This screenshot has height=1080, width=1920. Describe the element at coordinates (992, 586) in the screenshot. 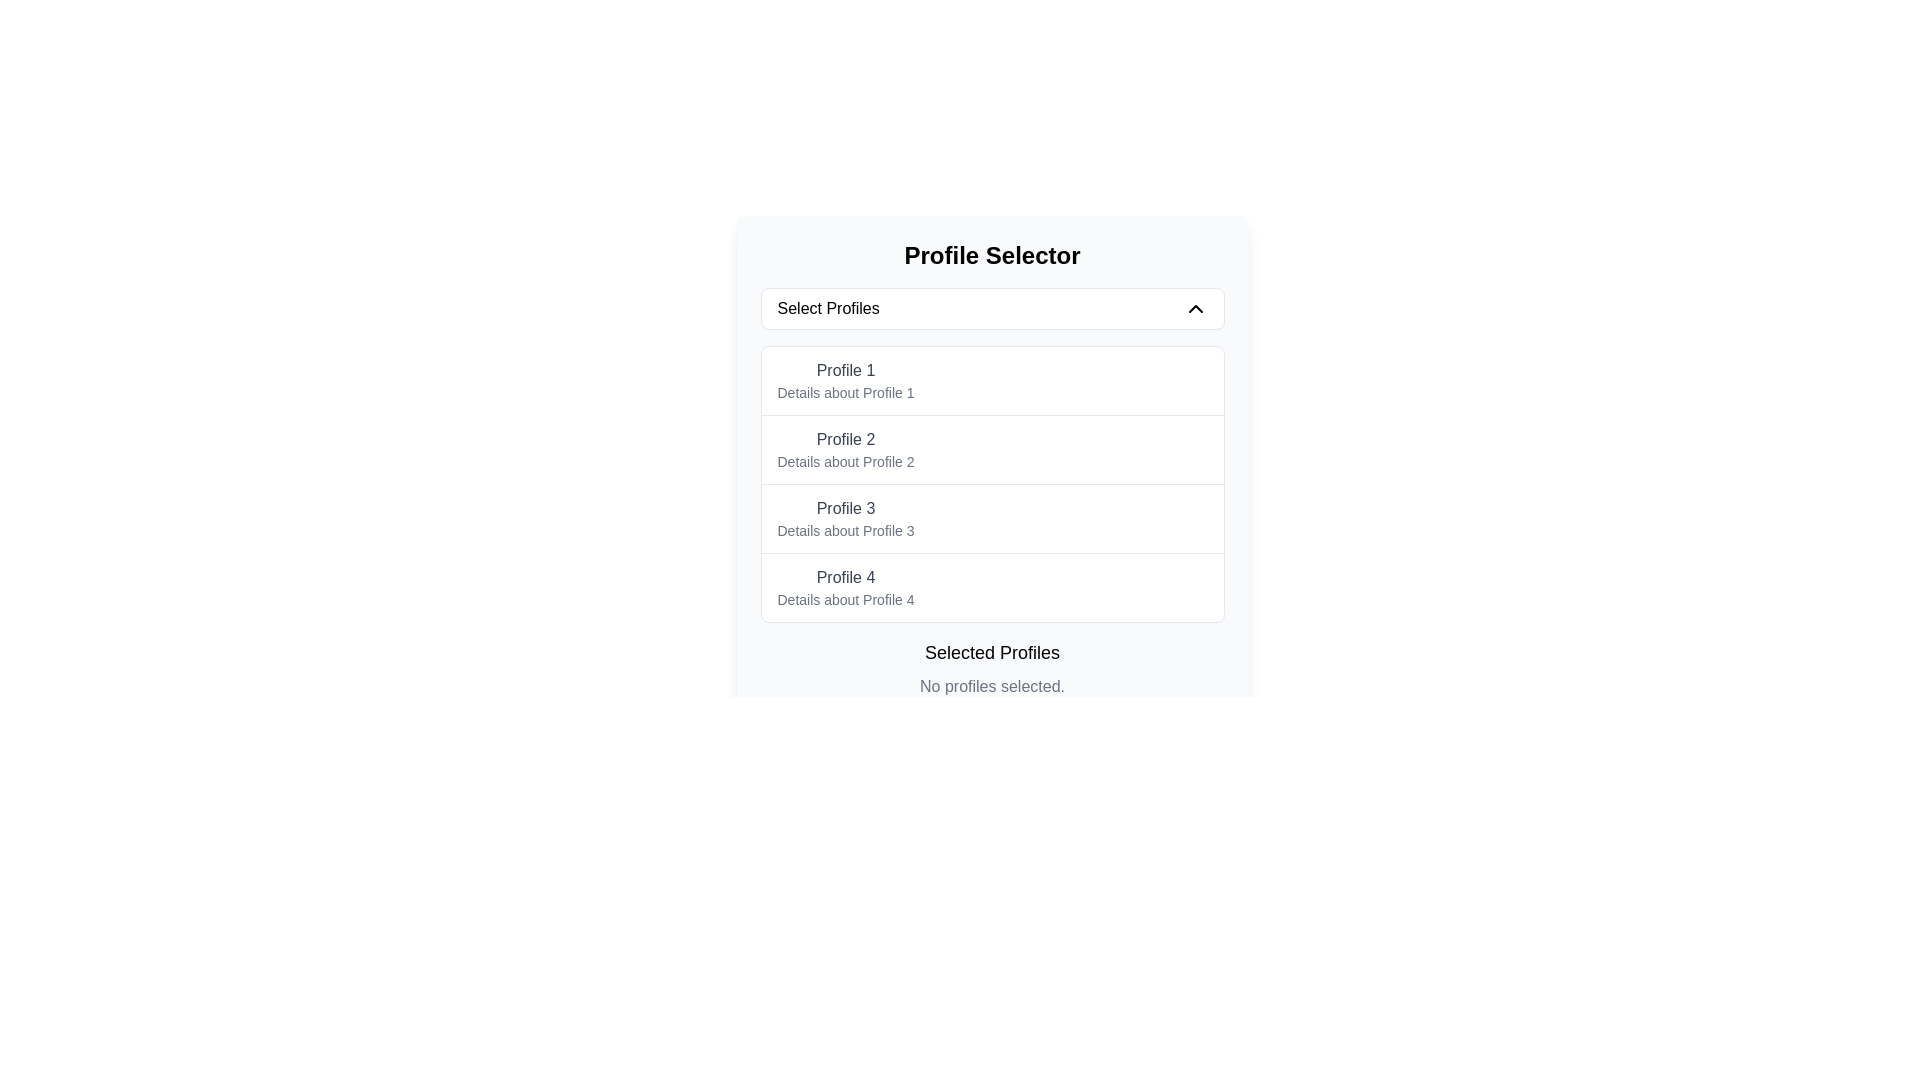

I see `the list item labeled 'Profile 4' for keyboard interaction` at that location.